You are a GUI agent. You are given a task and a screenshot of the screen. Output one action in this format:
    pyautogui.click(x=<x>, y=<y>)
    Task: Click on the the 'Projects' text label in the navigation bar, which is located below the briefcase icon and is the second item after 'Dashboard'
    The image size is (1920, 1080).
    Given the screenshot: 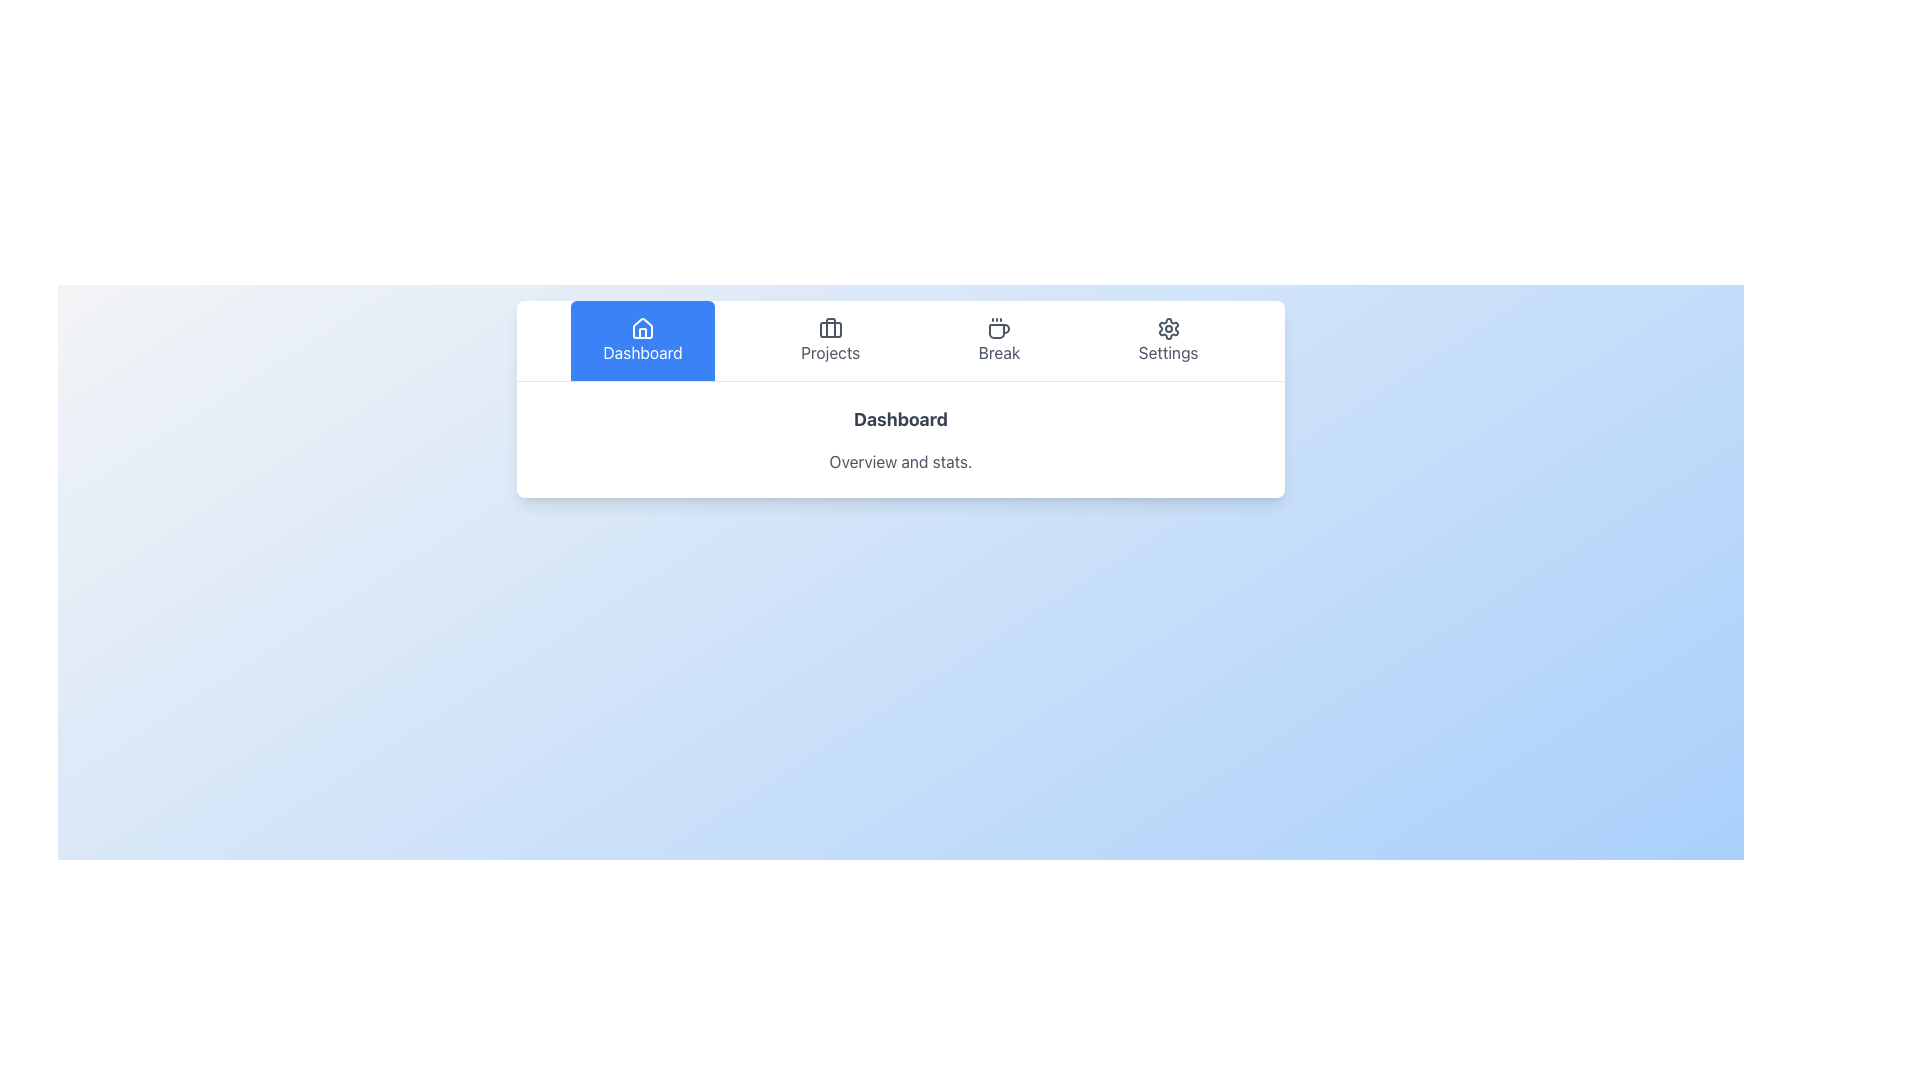 What is the action you would take?
    pyautogui.click(x=830, y=352)
    